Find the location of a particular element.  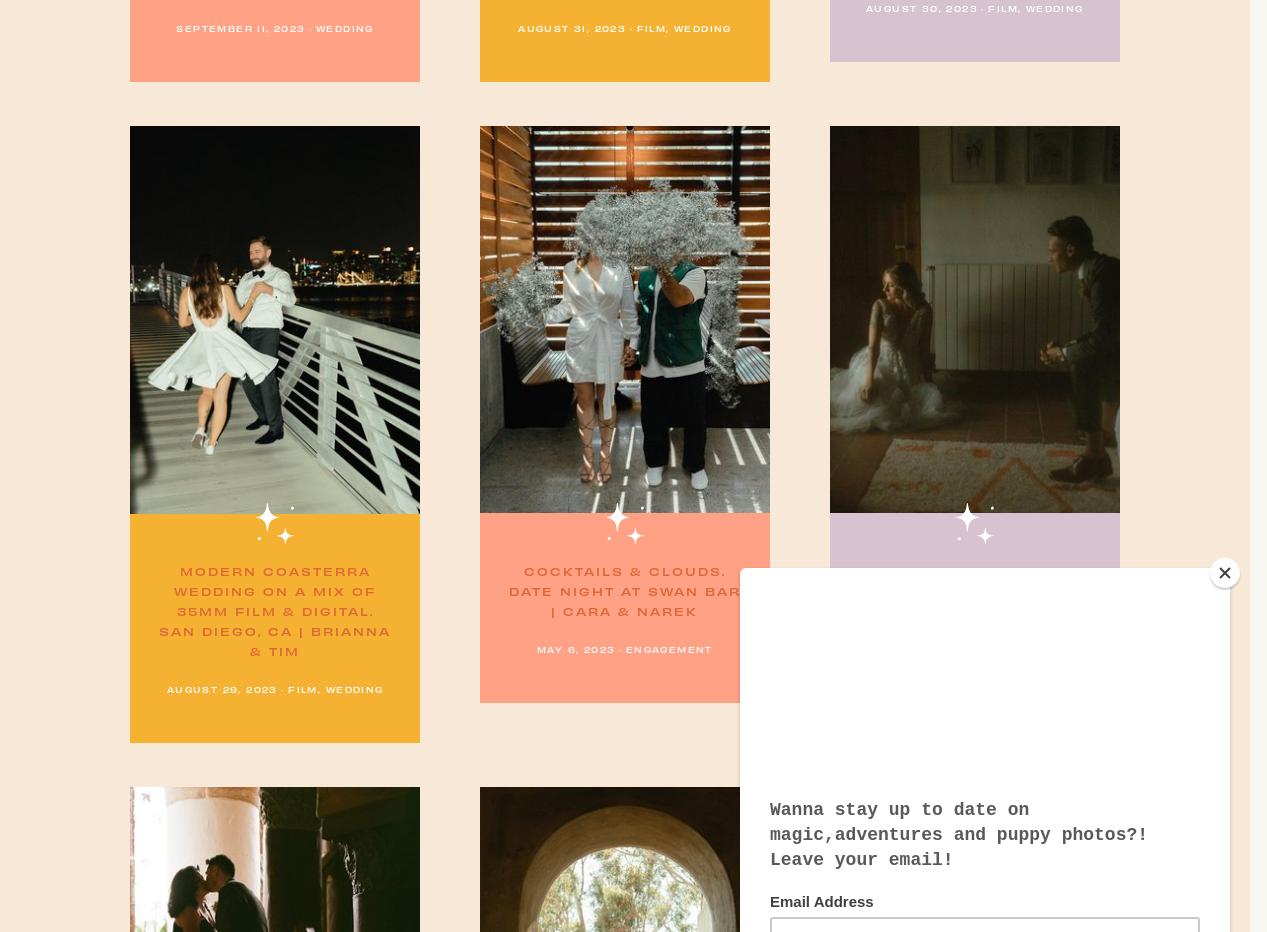

'Engagement' is located at coordinates (668, 649).